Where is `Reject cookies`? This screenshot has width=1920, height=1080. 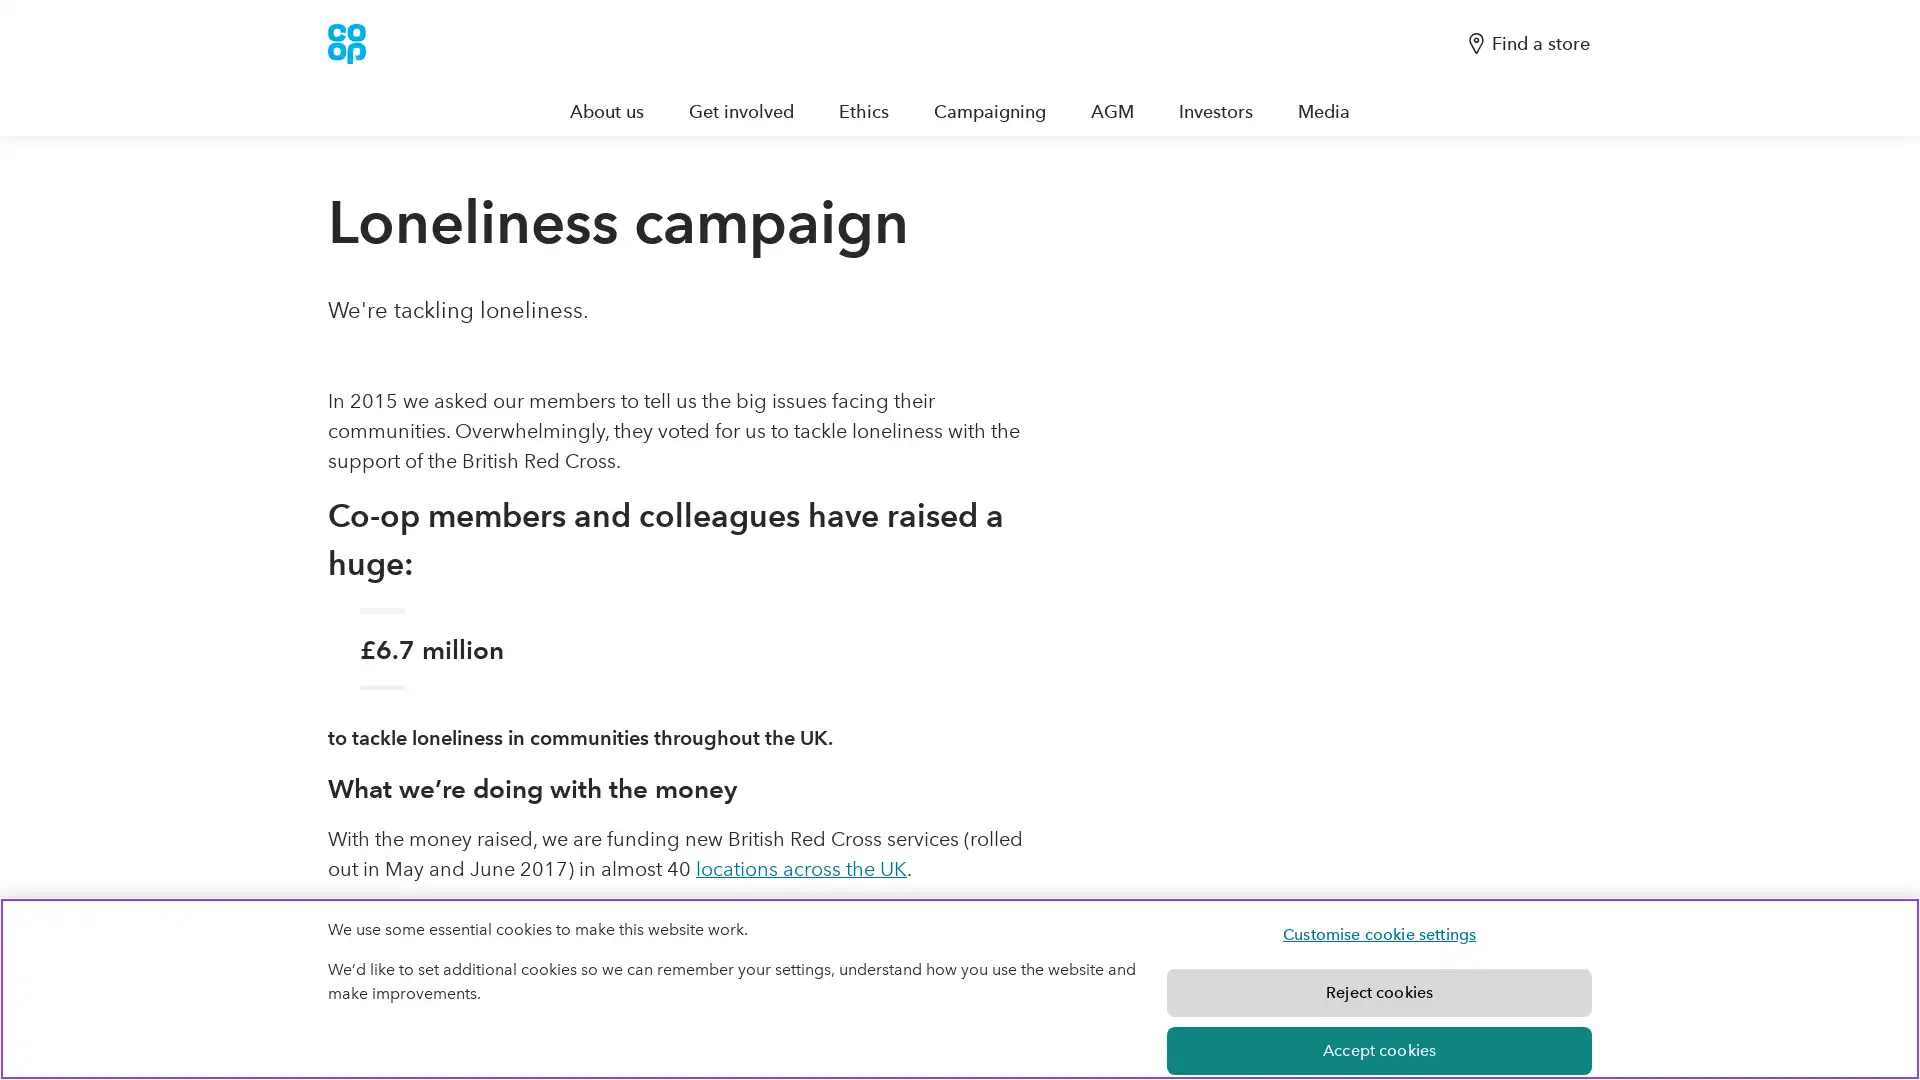
Reject cookies is located at coordinates (1377, 992).